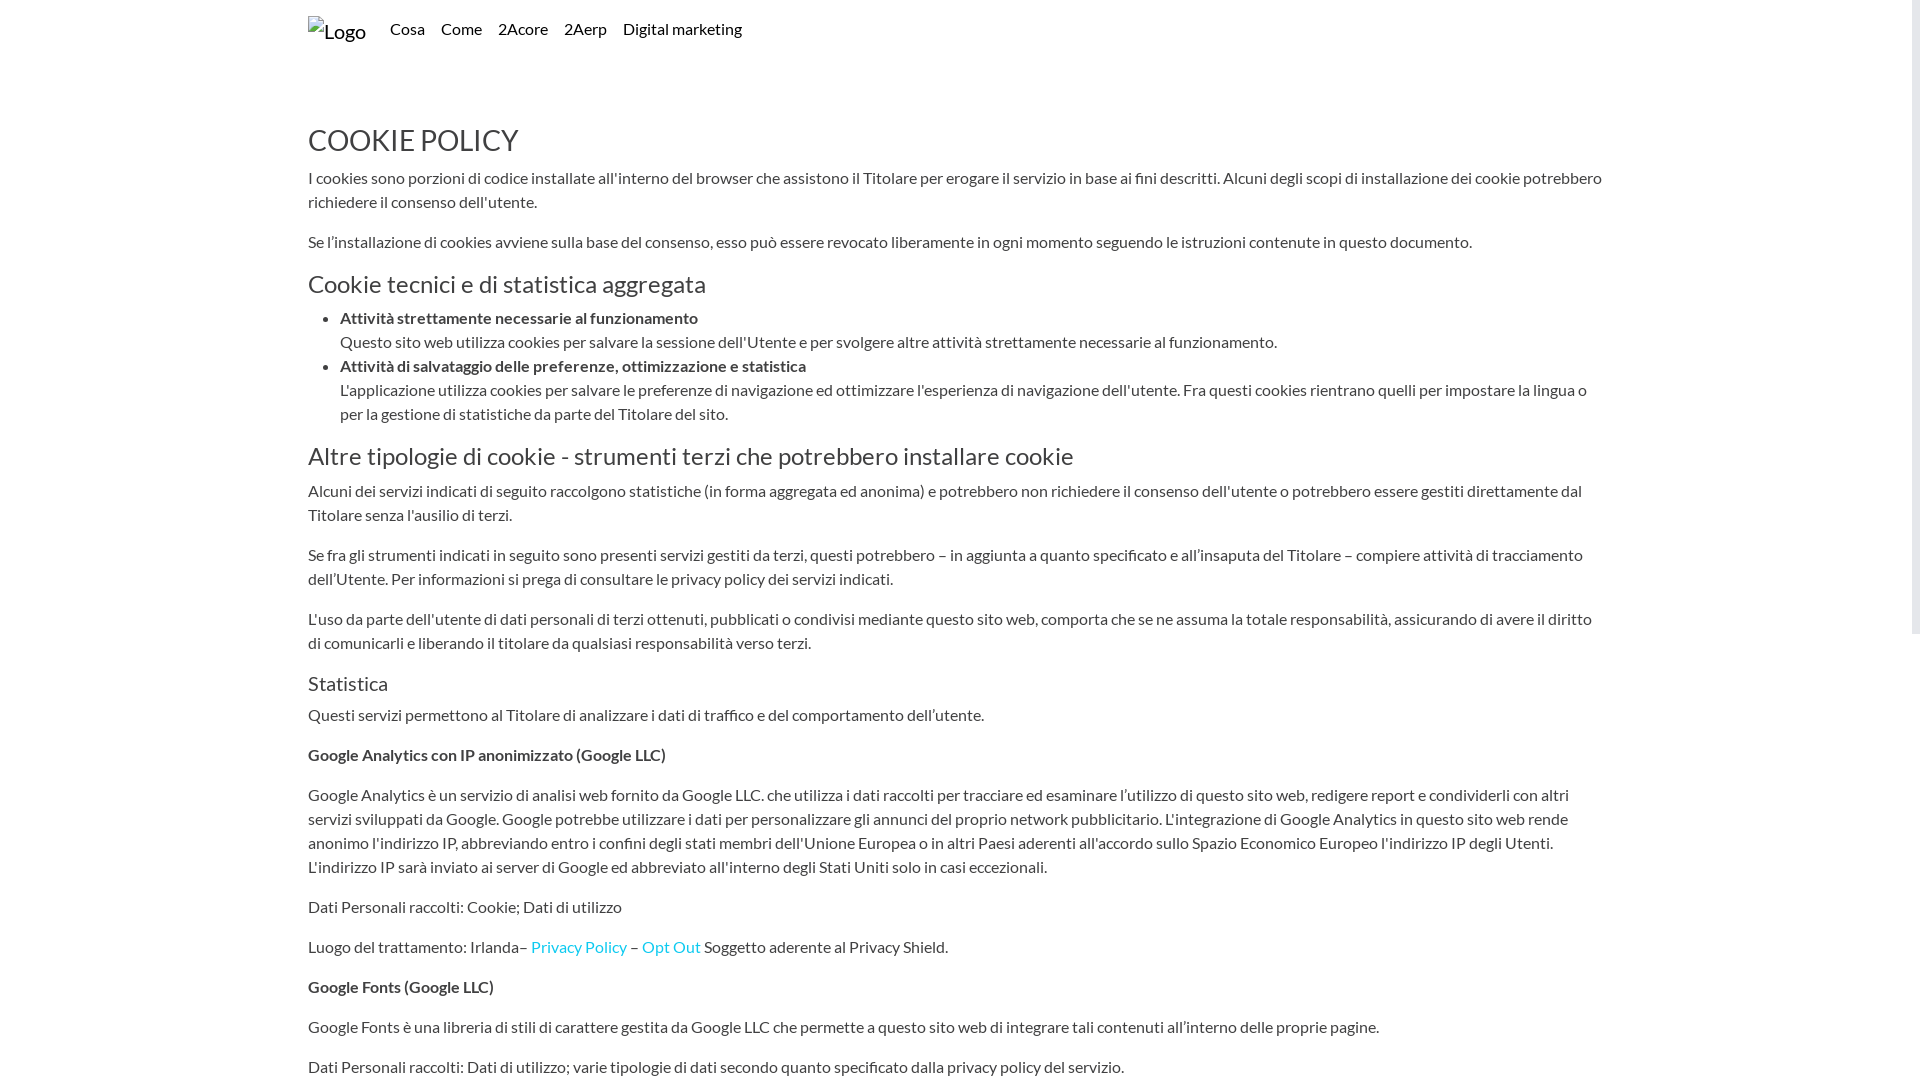 This screenshot has height=1080, width=1920. Describe the element at coordinates (460, 29) in the screenshot. I see `'Come'` at that location.